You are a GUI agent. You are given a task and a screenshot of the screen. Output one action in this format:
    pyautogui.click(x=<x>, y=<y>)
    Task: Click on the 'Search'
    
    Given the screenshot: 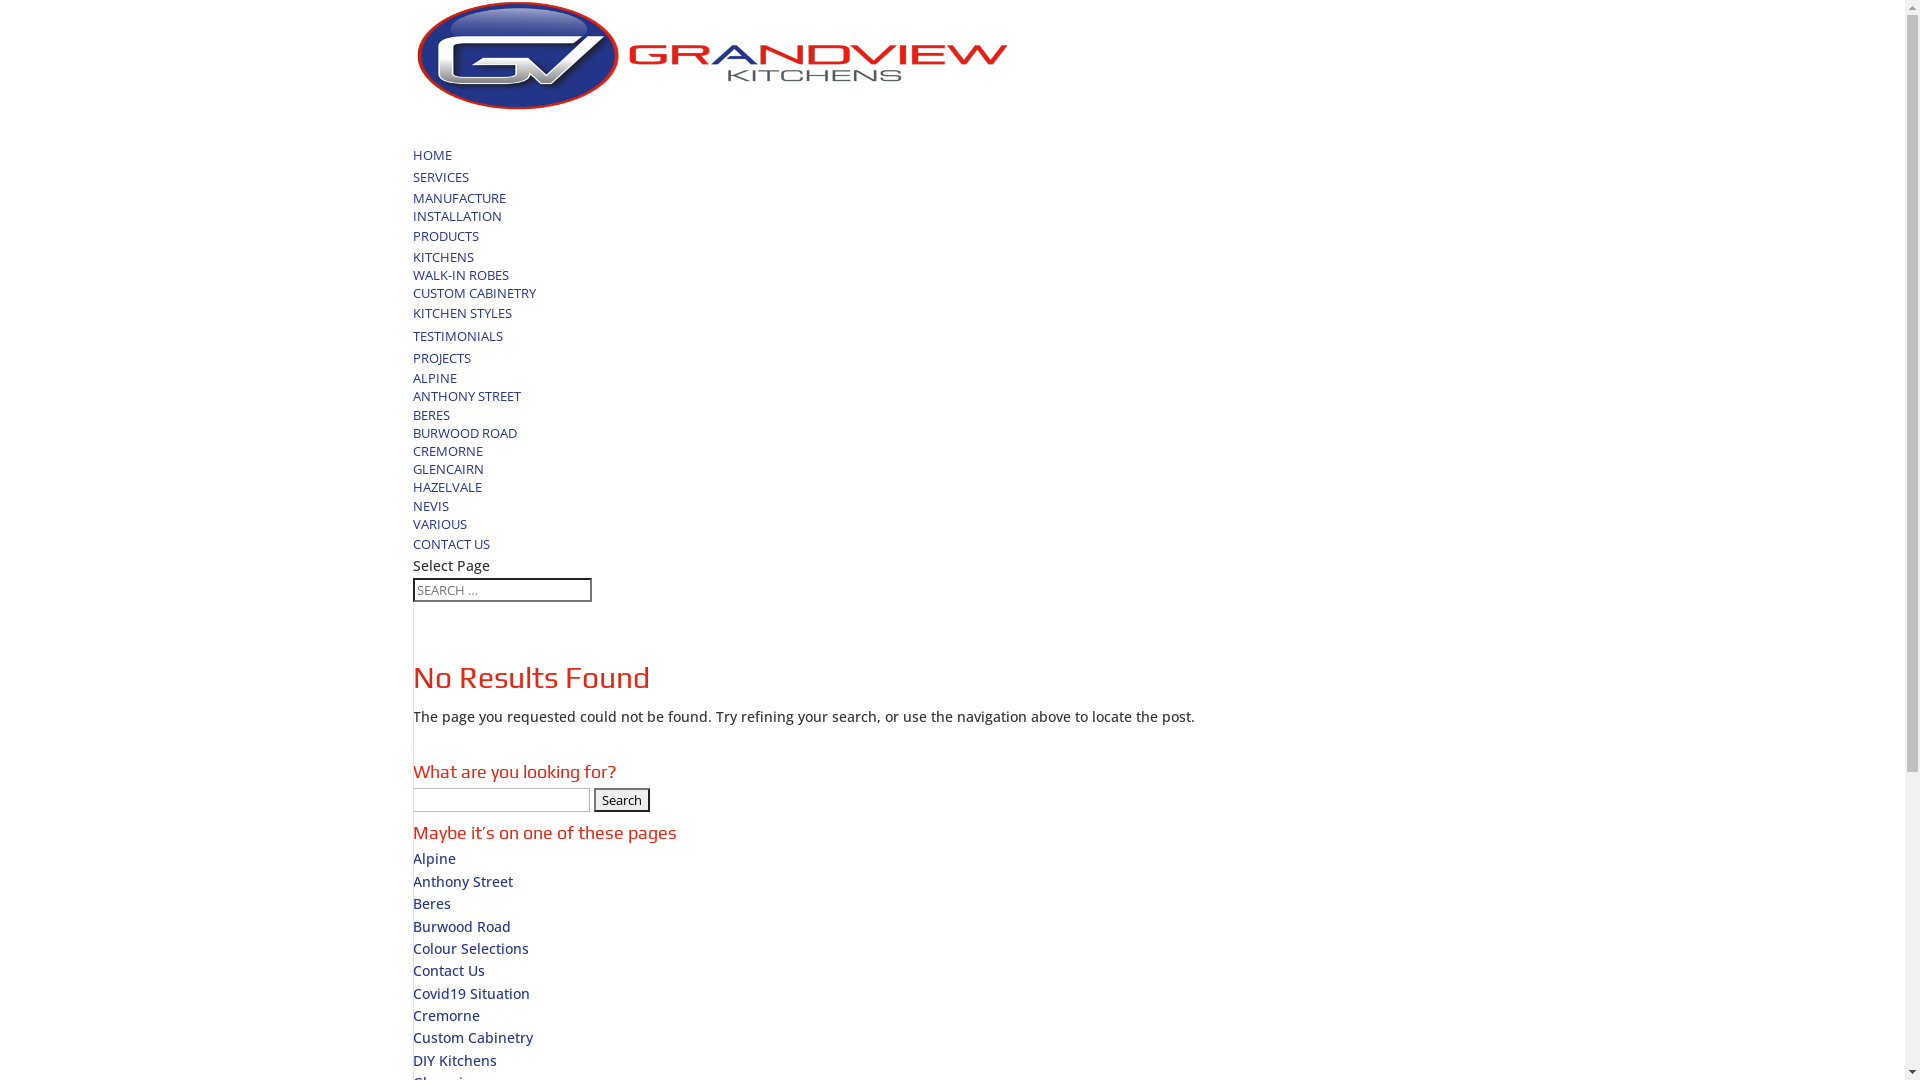 What is the action you would take?
    pyautogui.click(x=593, y=798)
    